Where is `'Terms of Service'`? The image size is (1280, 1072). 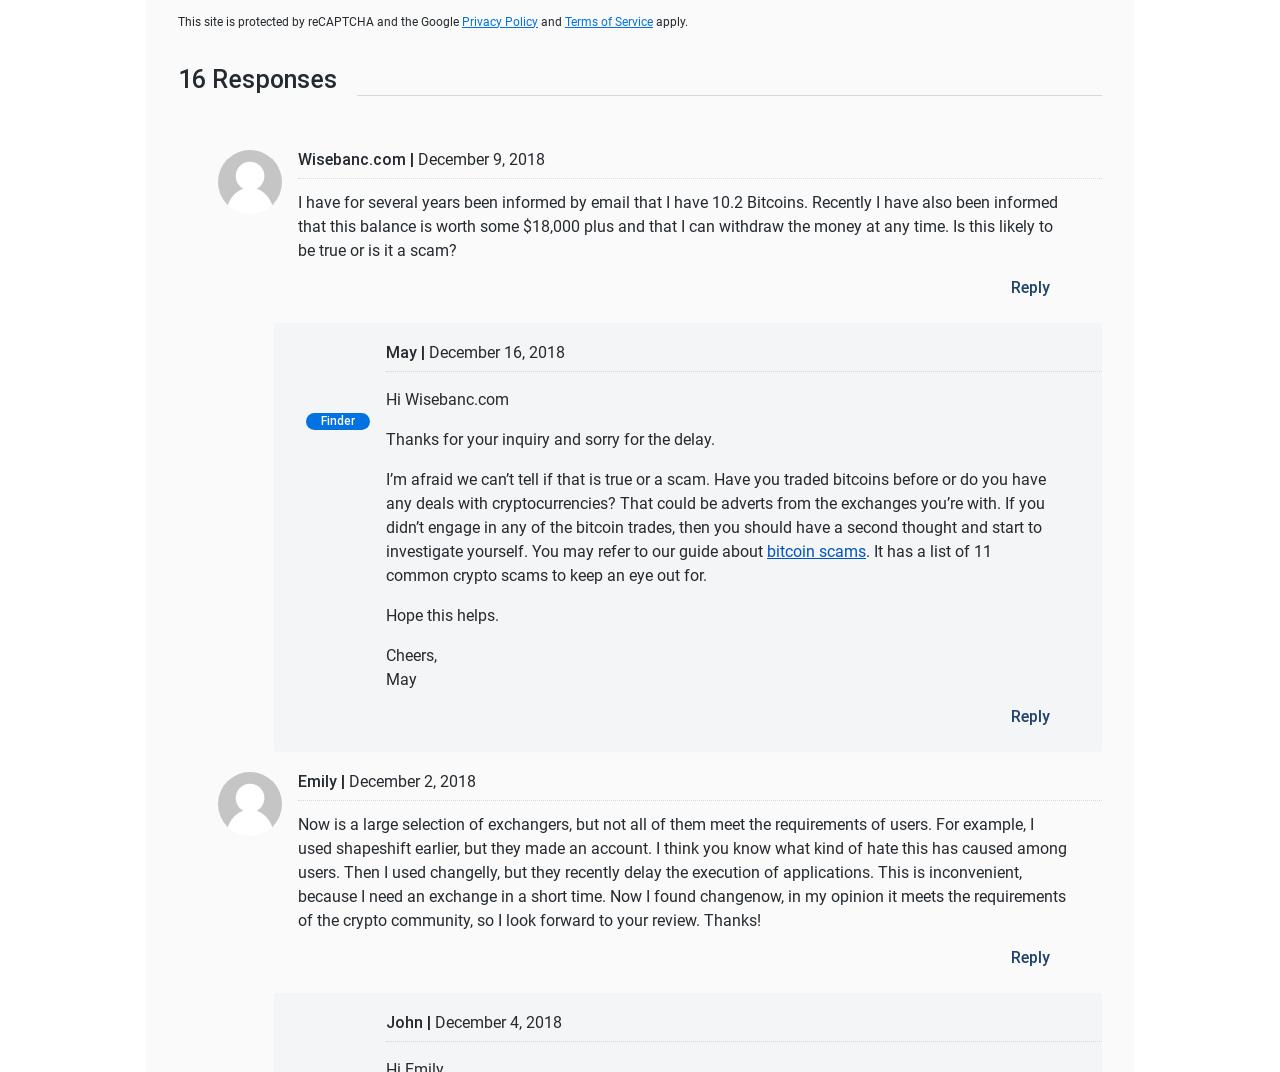 'Terms of Service' is located at coordinates (608, 20).